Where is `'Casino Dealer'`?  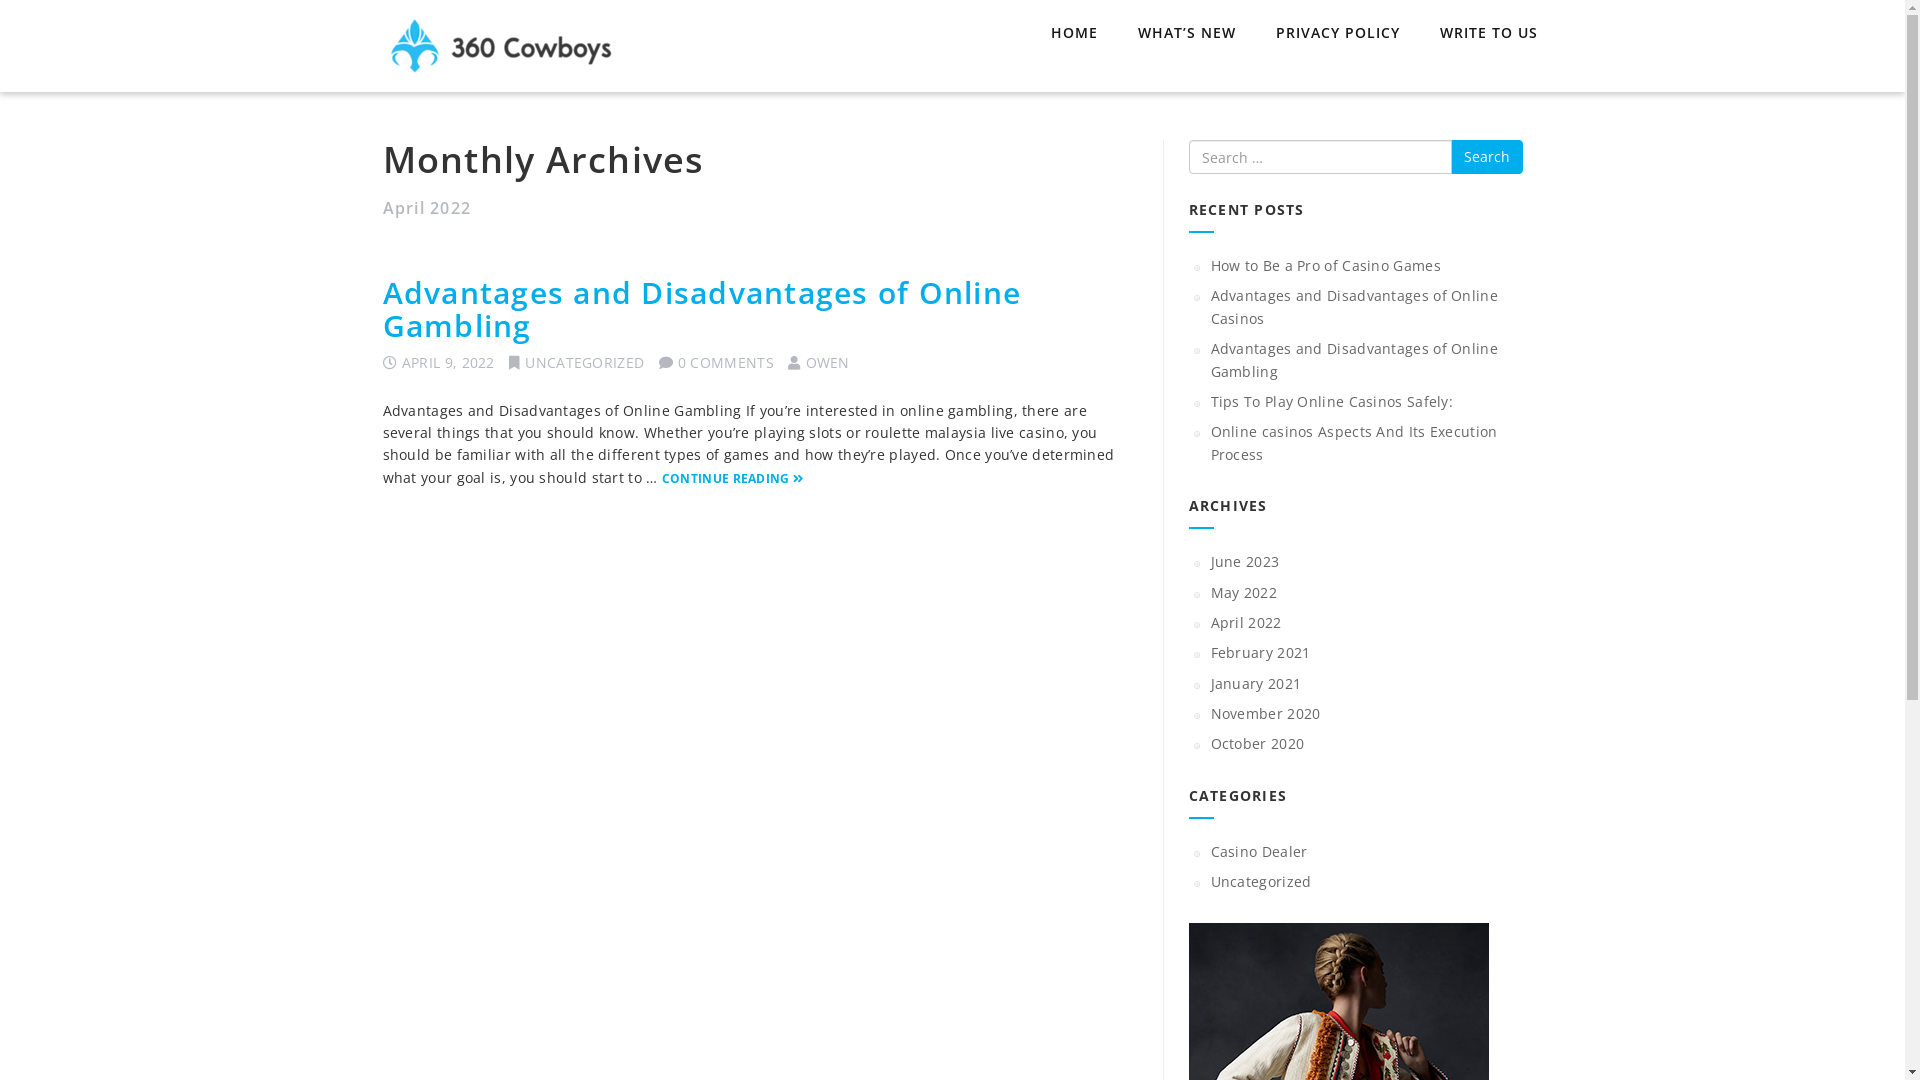 'Casino Dealer' is located at coordinates (1257, 851).